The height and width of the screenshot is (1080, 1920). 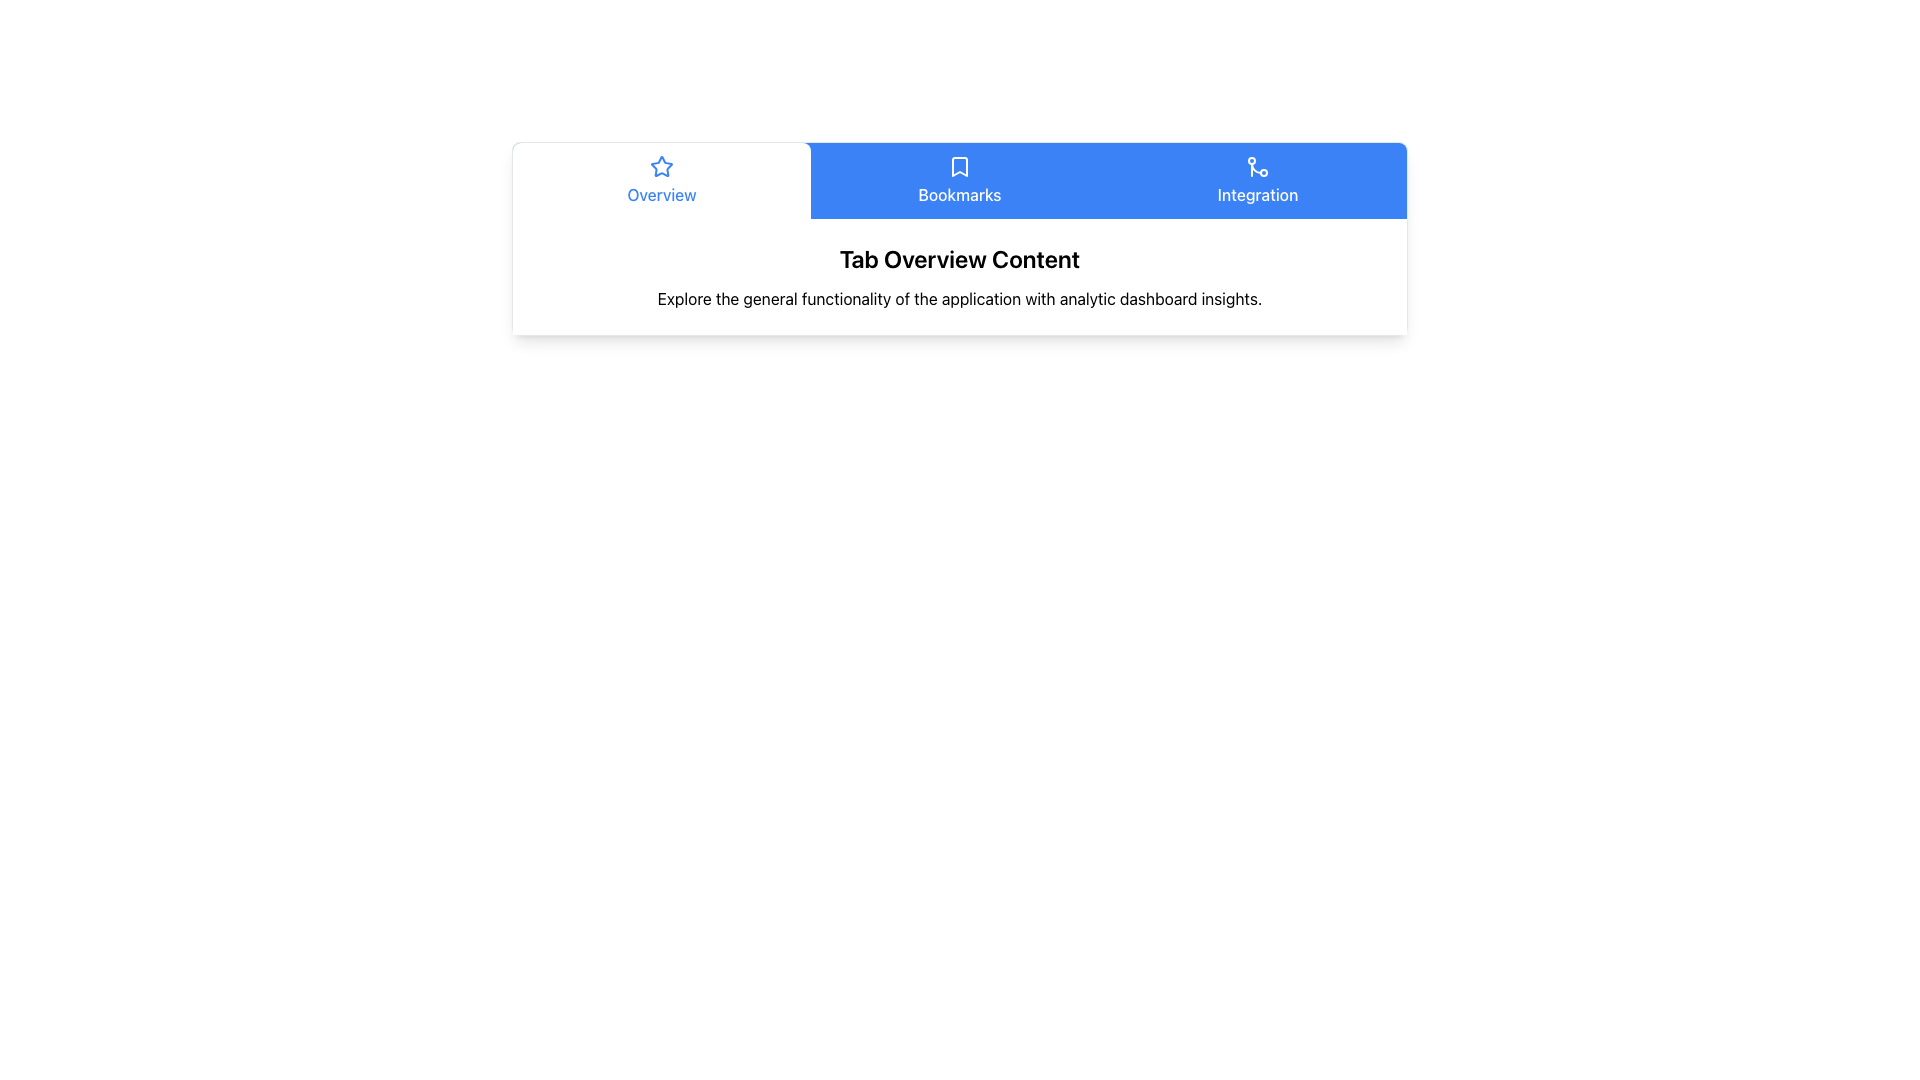 I want to click on descriptive text element providing information about the functionality of the application, located below the 'Tab Overview Content' header, so click(x=960, y=299).